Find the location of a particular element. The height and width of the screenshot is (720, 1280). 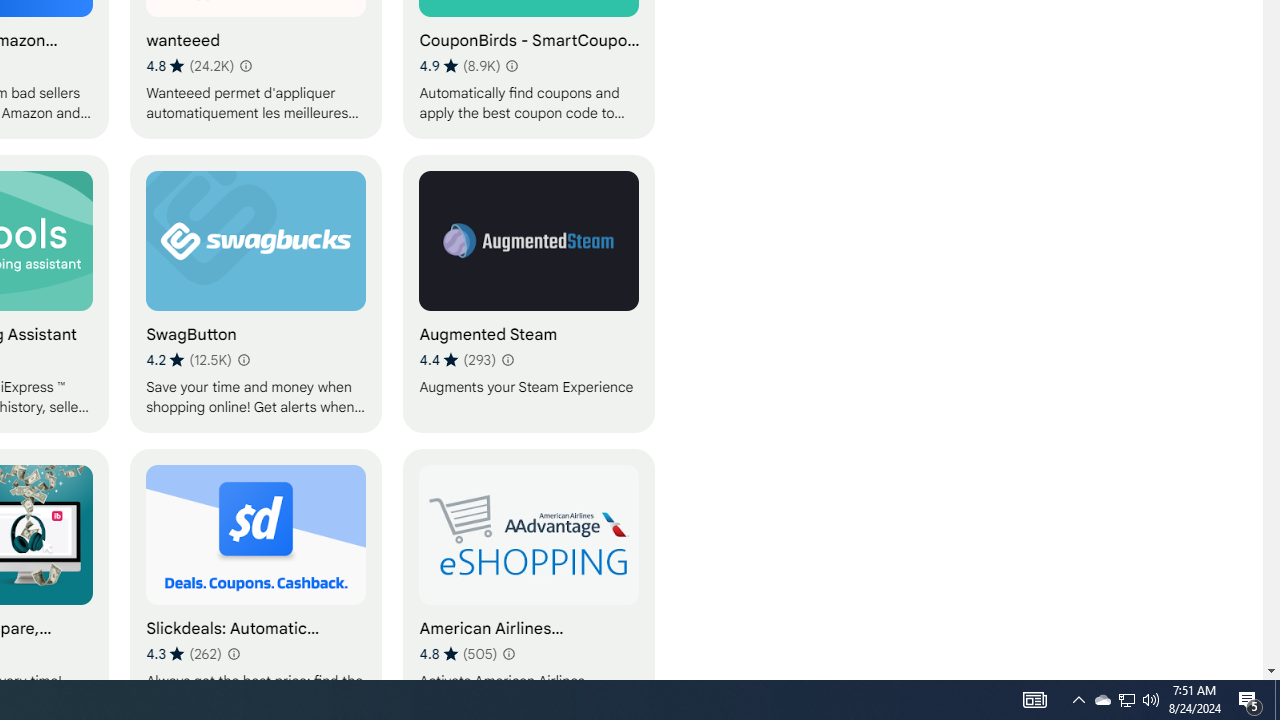

'Average rating 4.8 out of 5 stars. 505 ratings.' is located at coordinates (457, 653).